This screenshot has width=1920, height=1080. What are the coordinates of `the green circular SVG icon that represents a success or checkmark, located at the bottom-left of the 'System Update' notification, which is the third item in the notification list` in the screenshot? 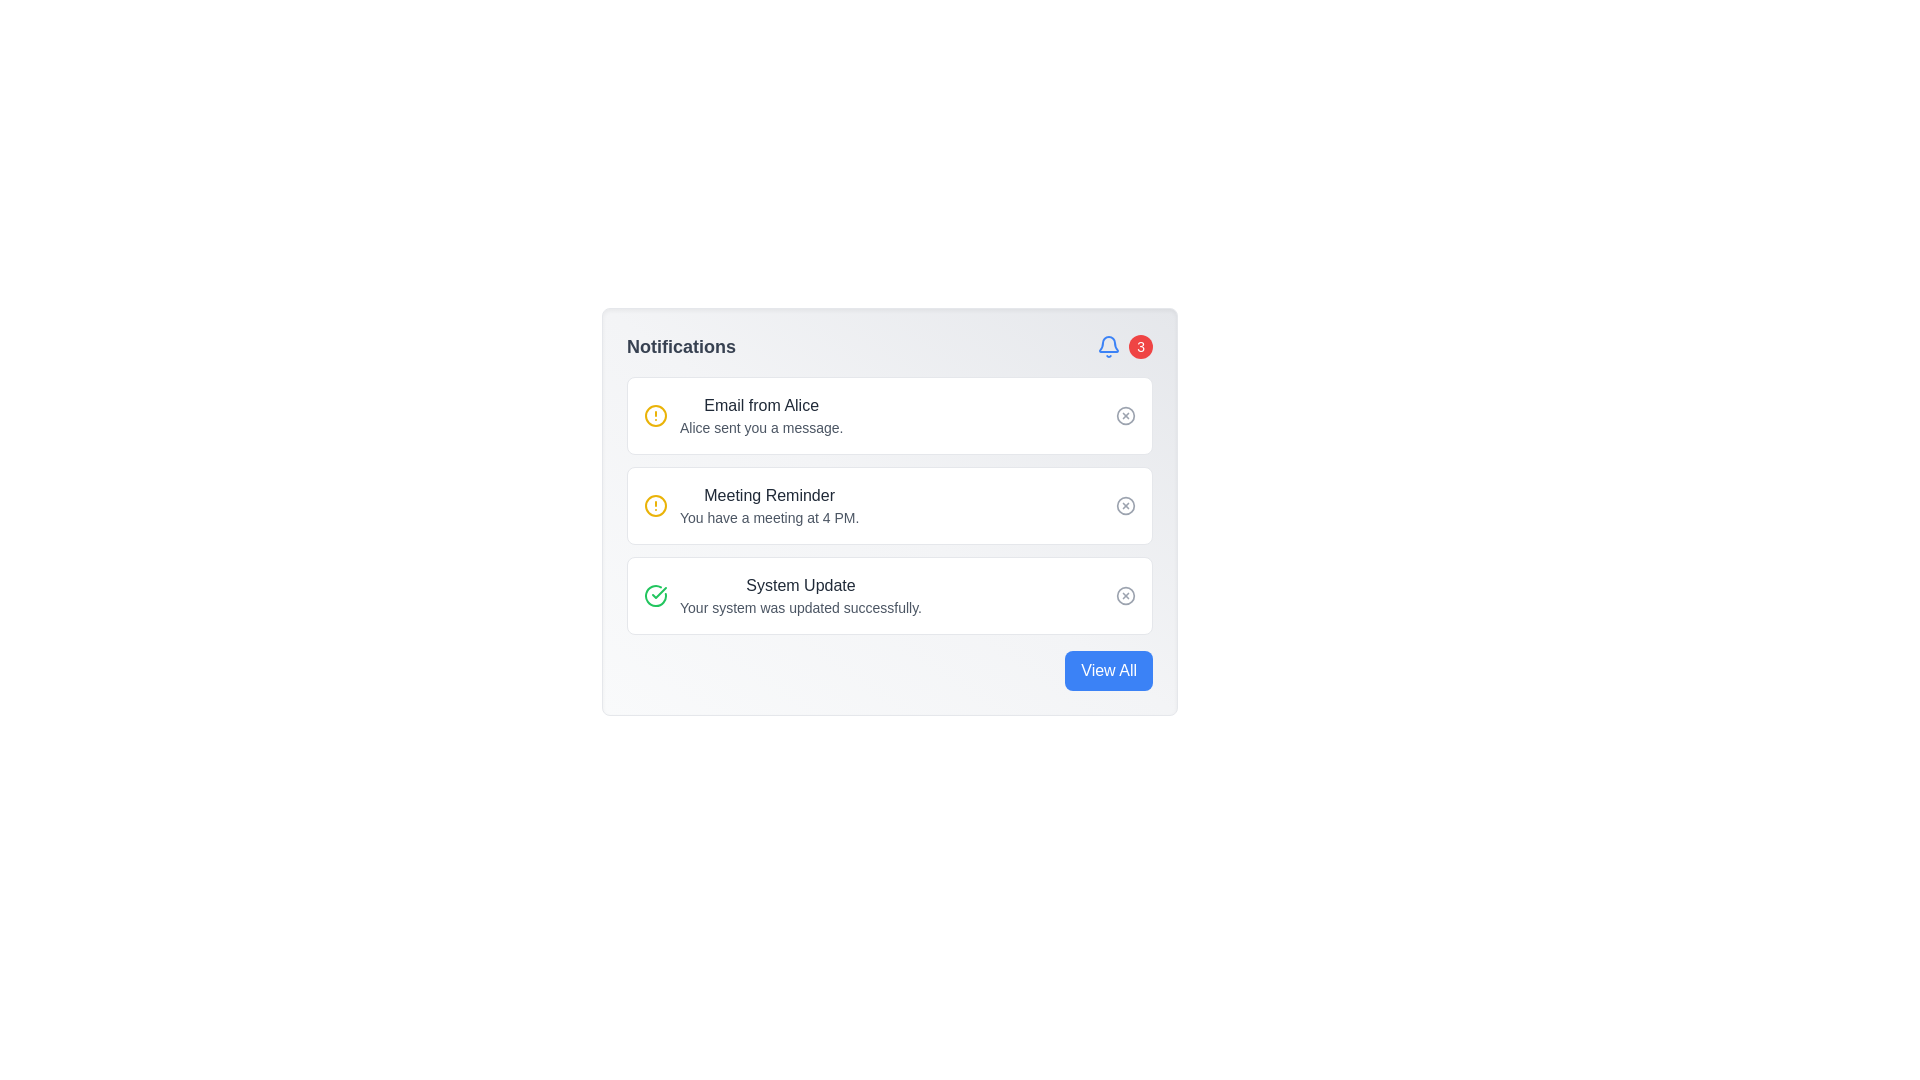 It's located at (656, 595).